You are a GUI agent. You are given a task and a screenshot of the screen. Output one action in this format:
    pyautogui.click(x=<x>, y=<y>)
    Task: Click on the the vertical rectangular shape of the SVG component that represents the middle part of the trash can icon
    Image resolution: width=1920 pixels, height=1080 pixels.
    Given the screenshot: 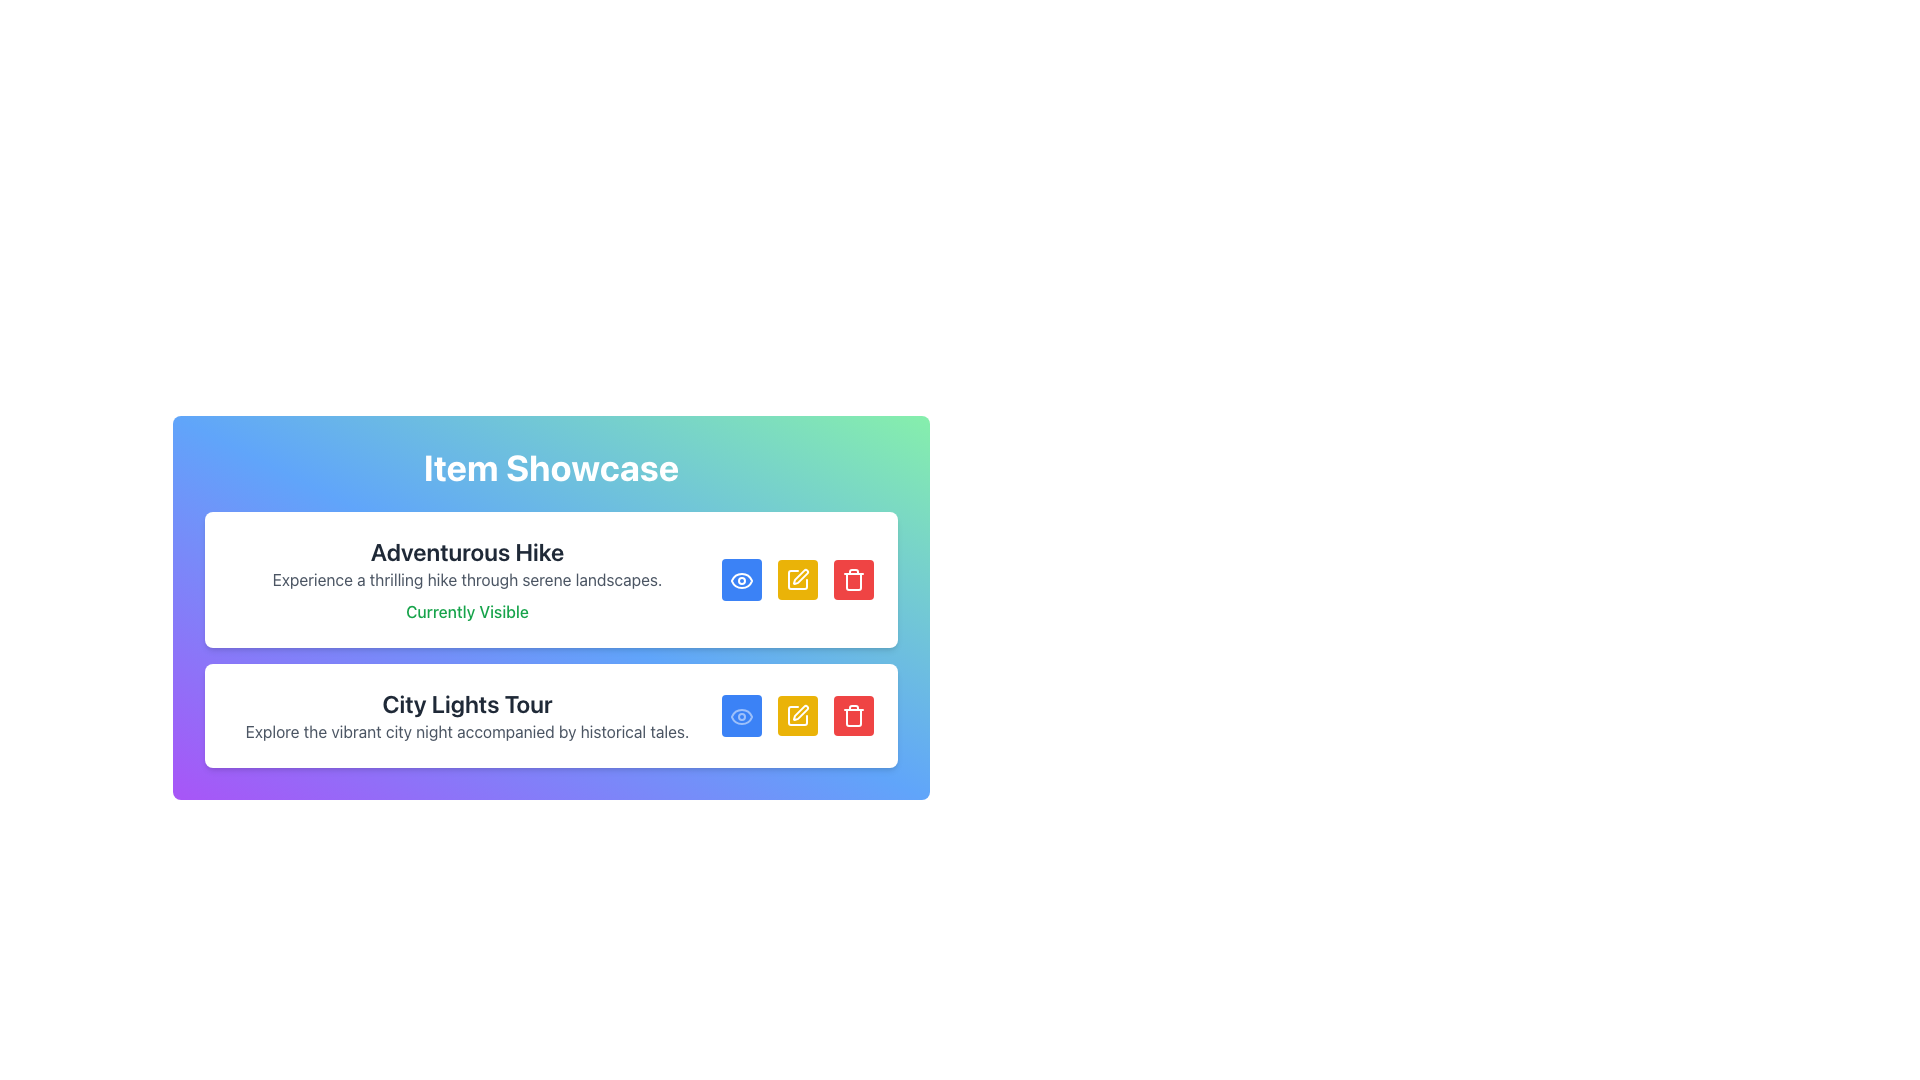 What is the action you would take?
    pyautogui.click(x=854, y=716)
    